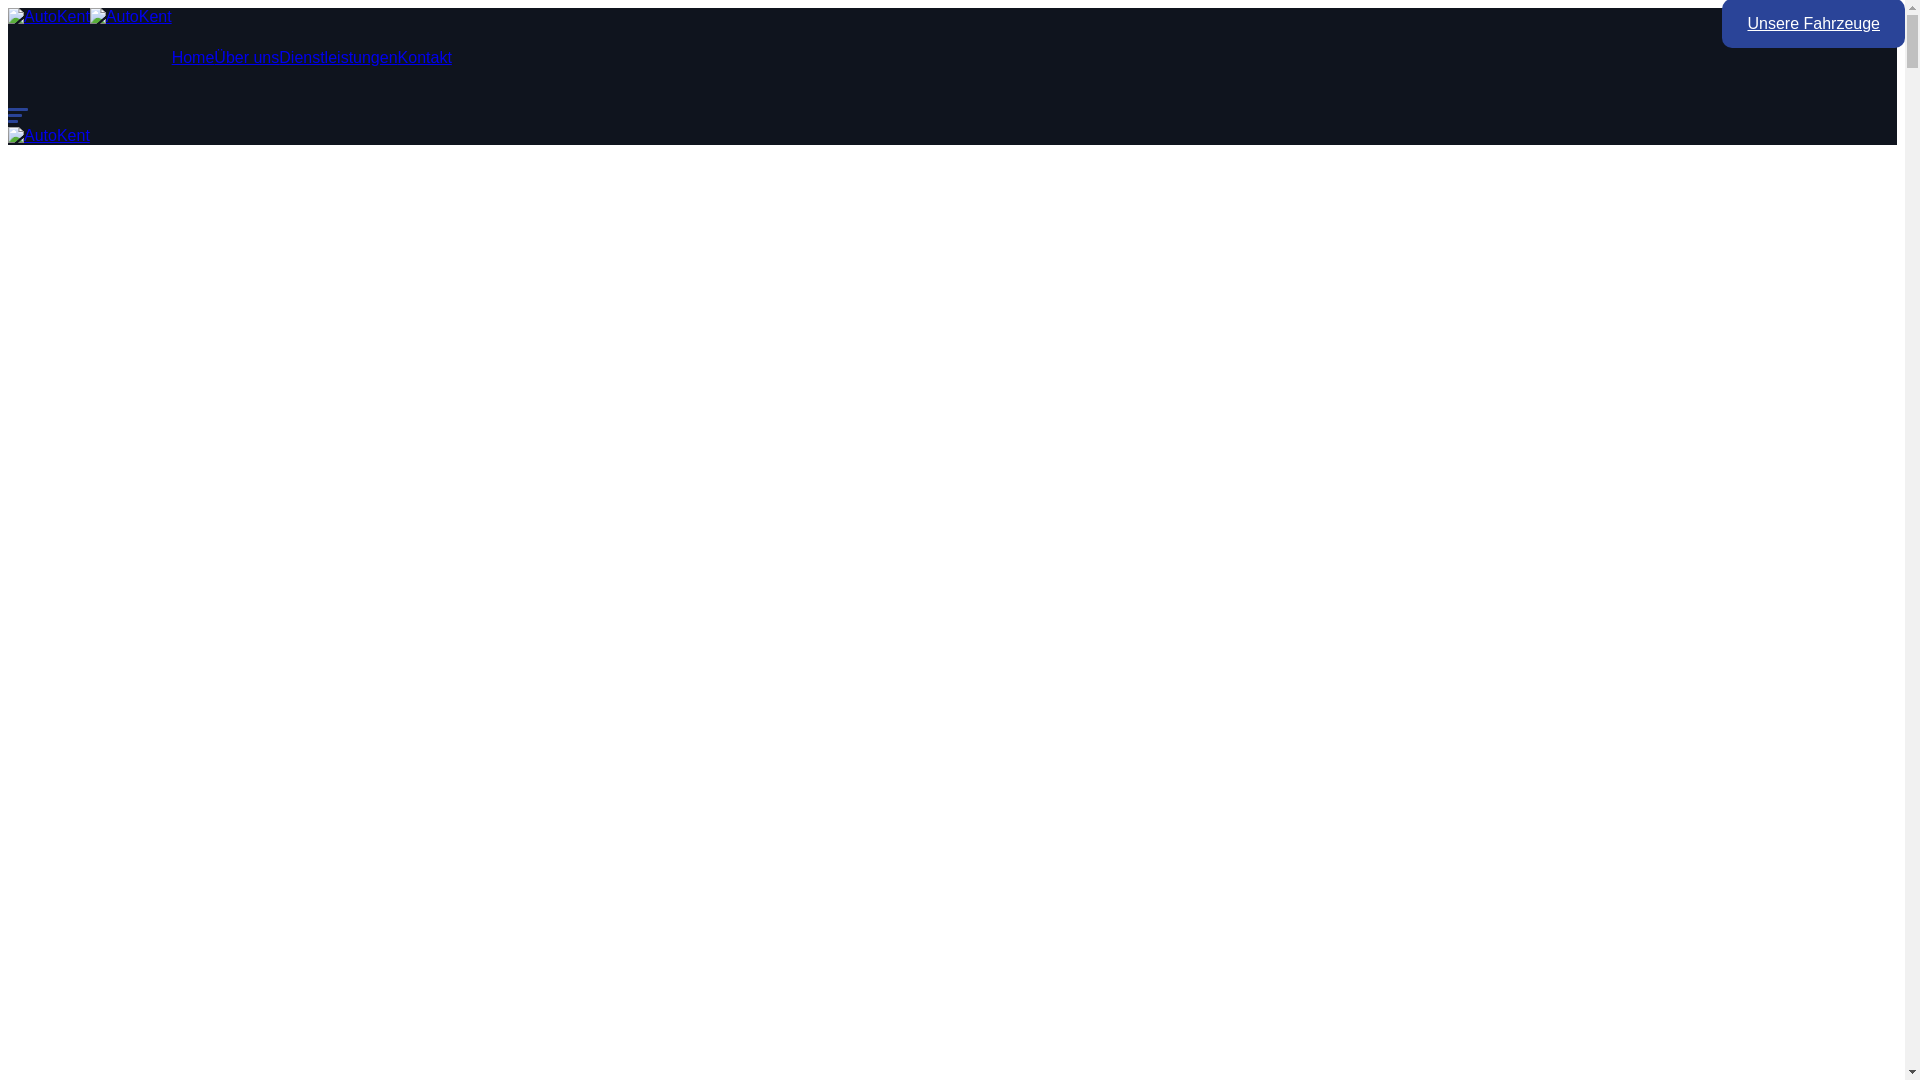 Image resolution: width=1920 pixels, height=1080 pixels. I want to click on 'Dienstleistungen', so click(337, 56).